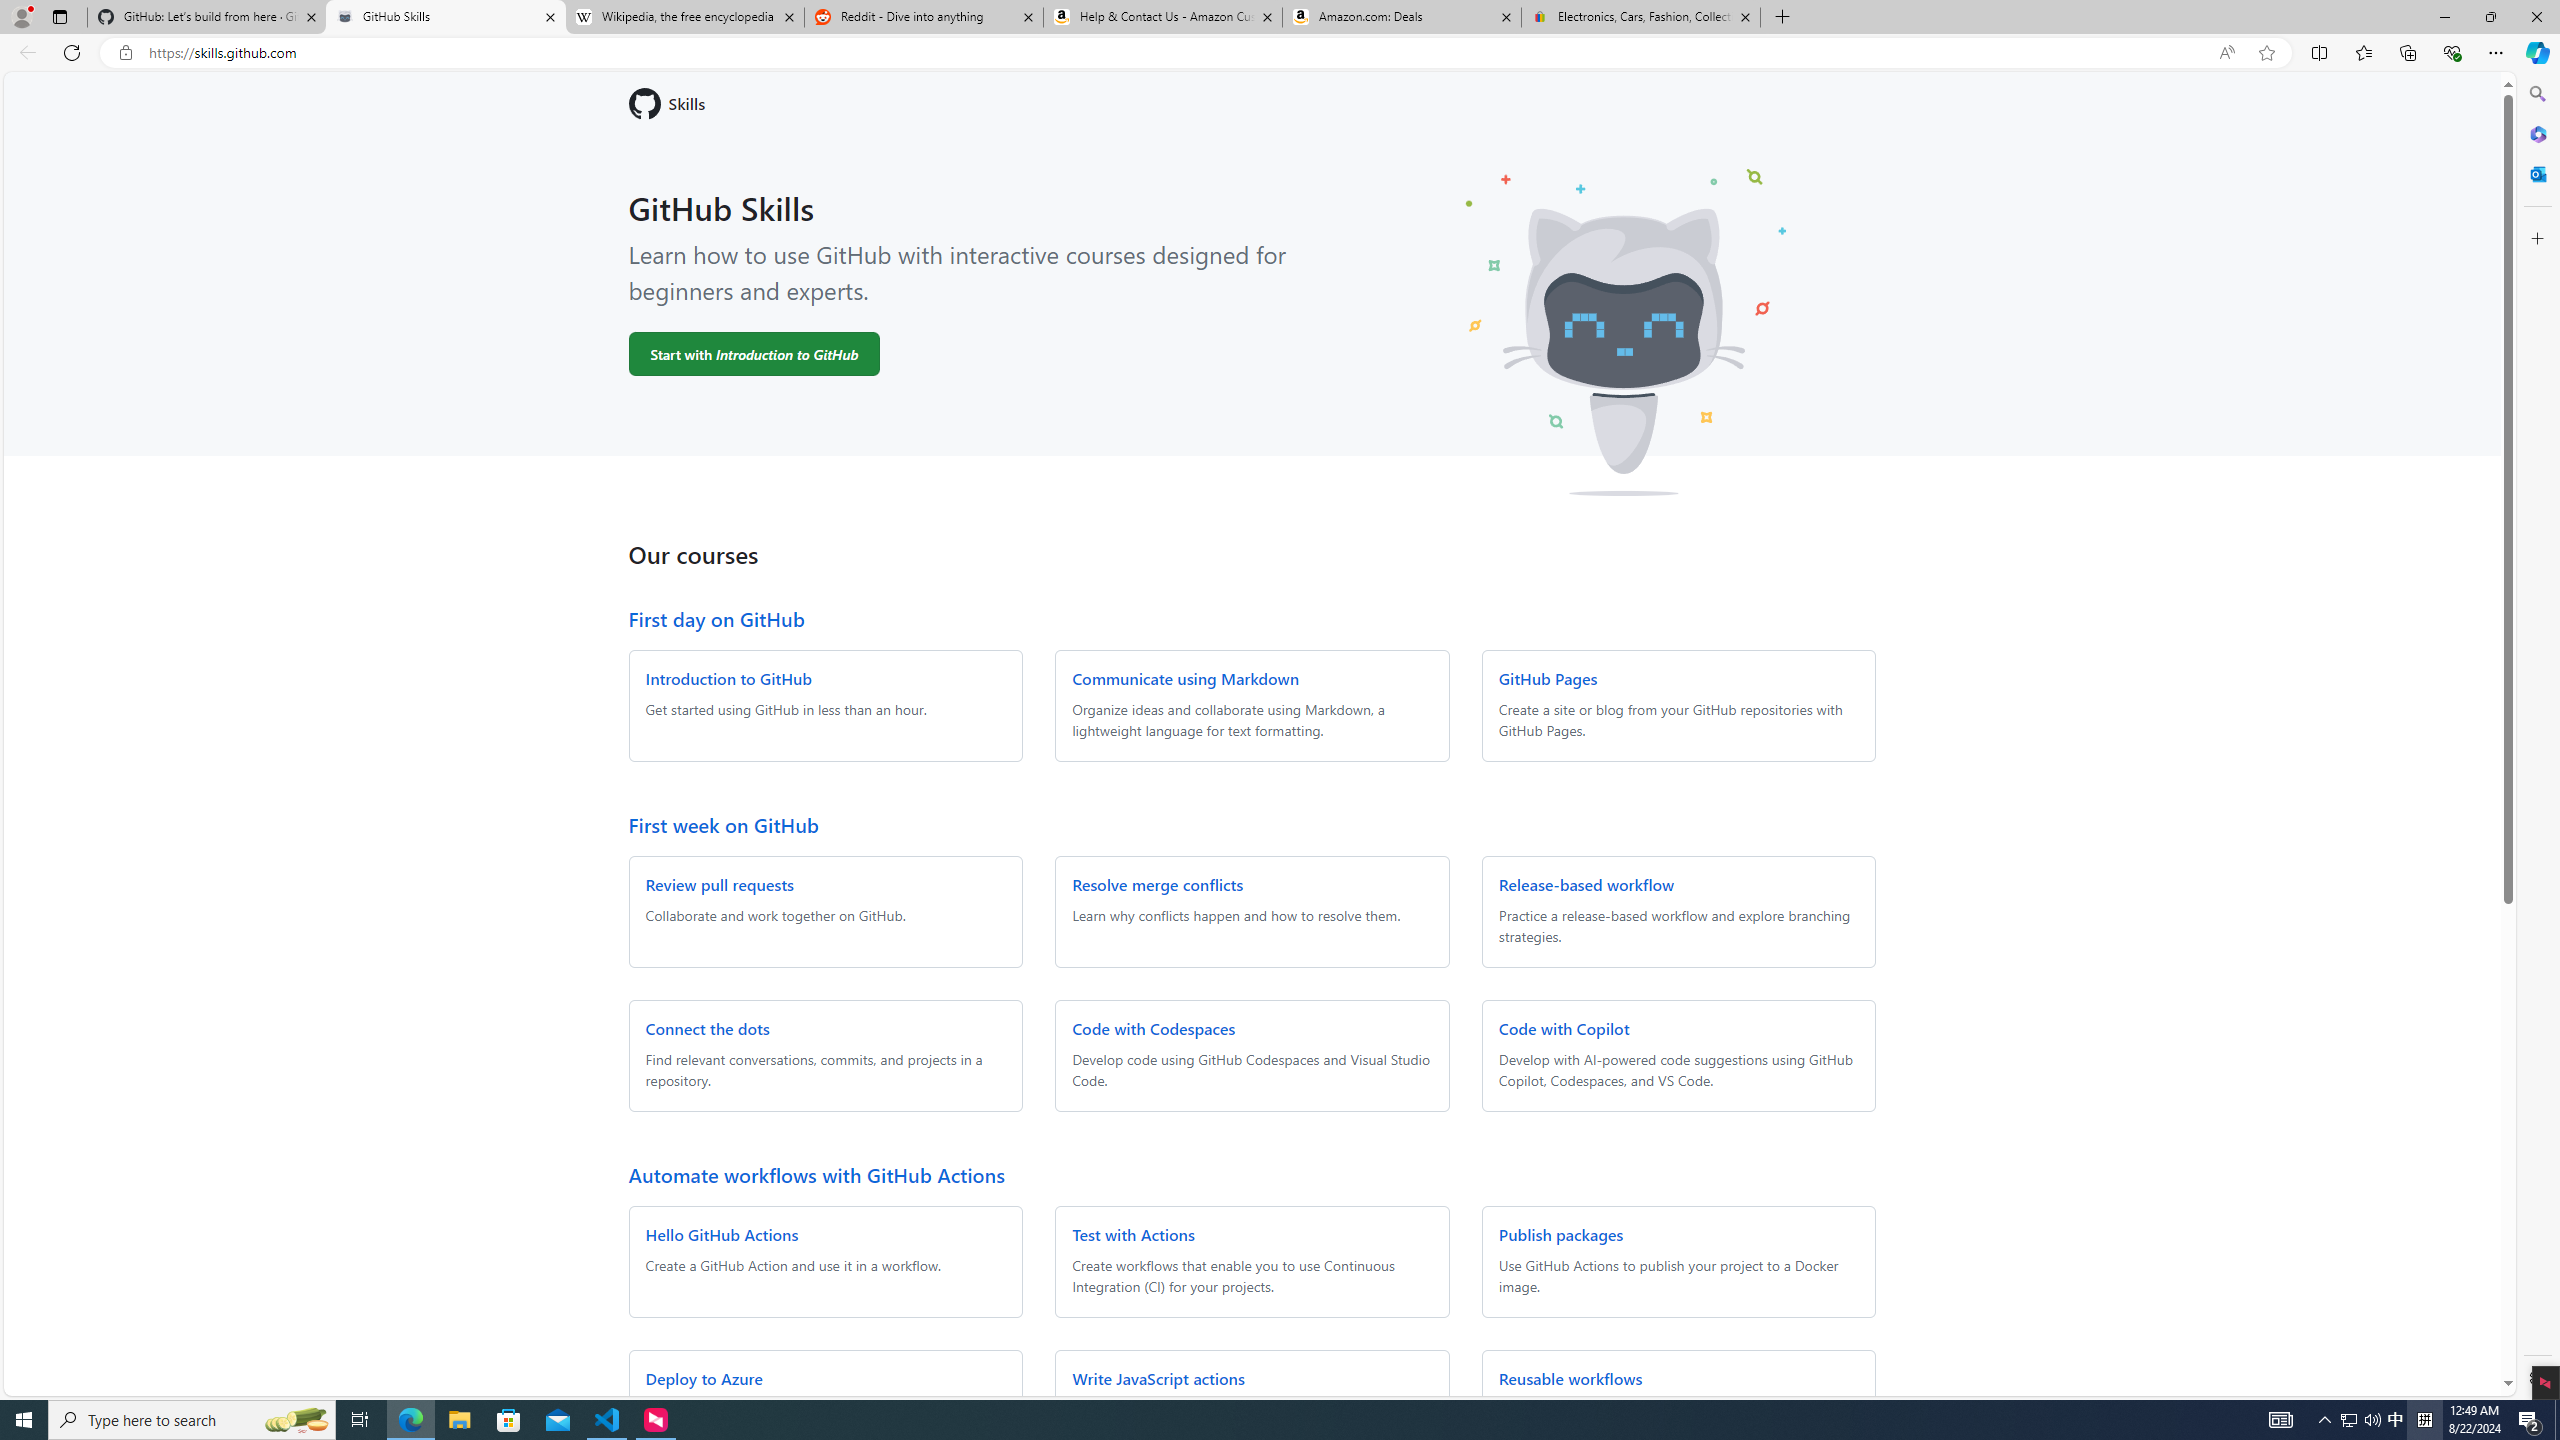  What do you see at coordinates (1560, 1233) in the screenshot?
I see `'Publish packages'` at bounding box center [1560, 1233].